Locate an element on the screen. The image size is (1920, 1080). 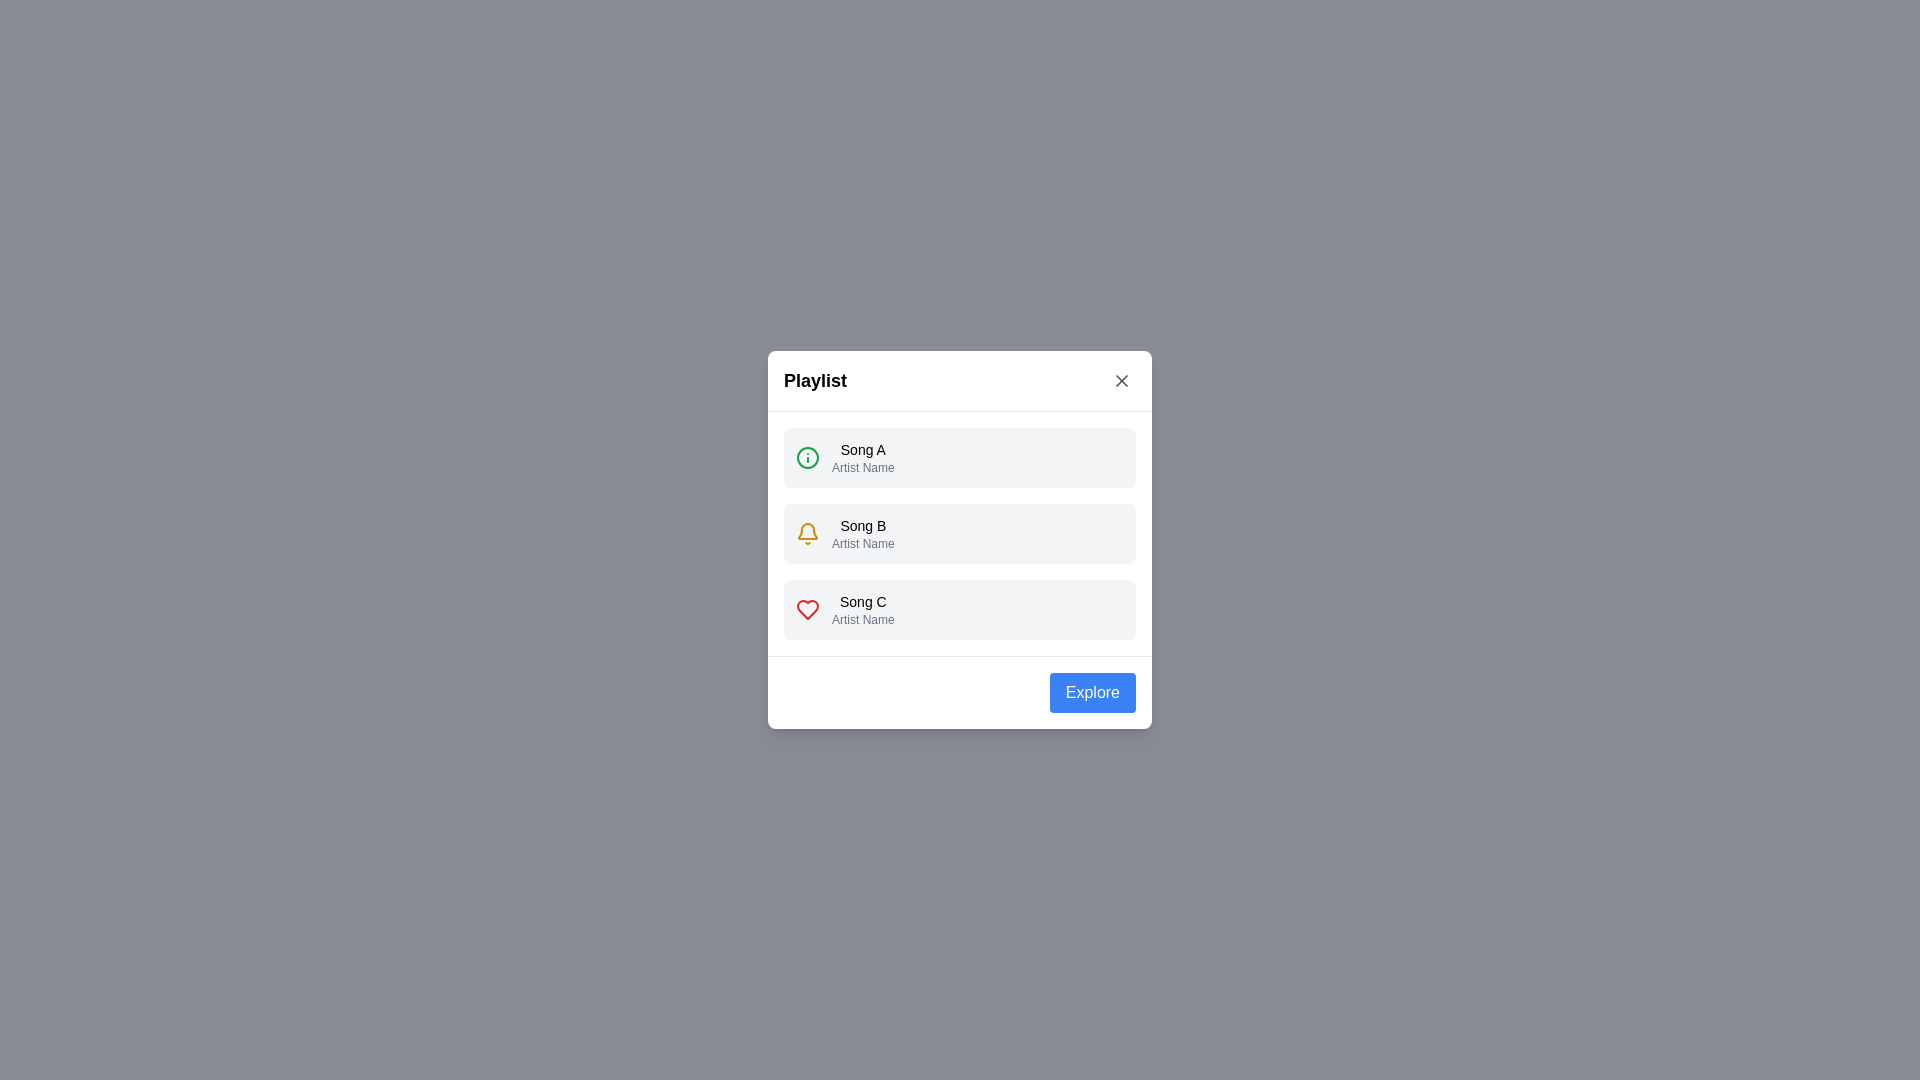
text displayed in the title and artist name of the first song in the playlist, located in the card layout to the right of a circular green icon is located at coordinates (863, 458).